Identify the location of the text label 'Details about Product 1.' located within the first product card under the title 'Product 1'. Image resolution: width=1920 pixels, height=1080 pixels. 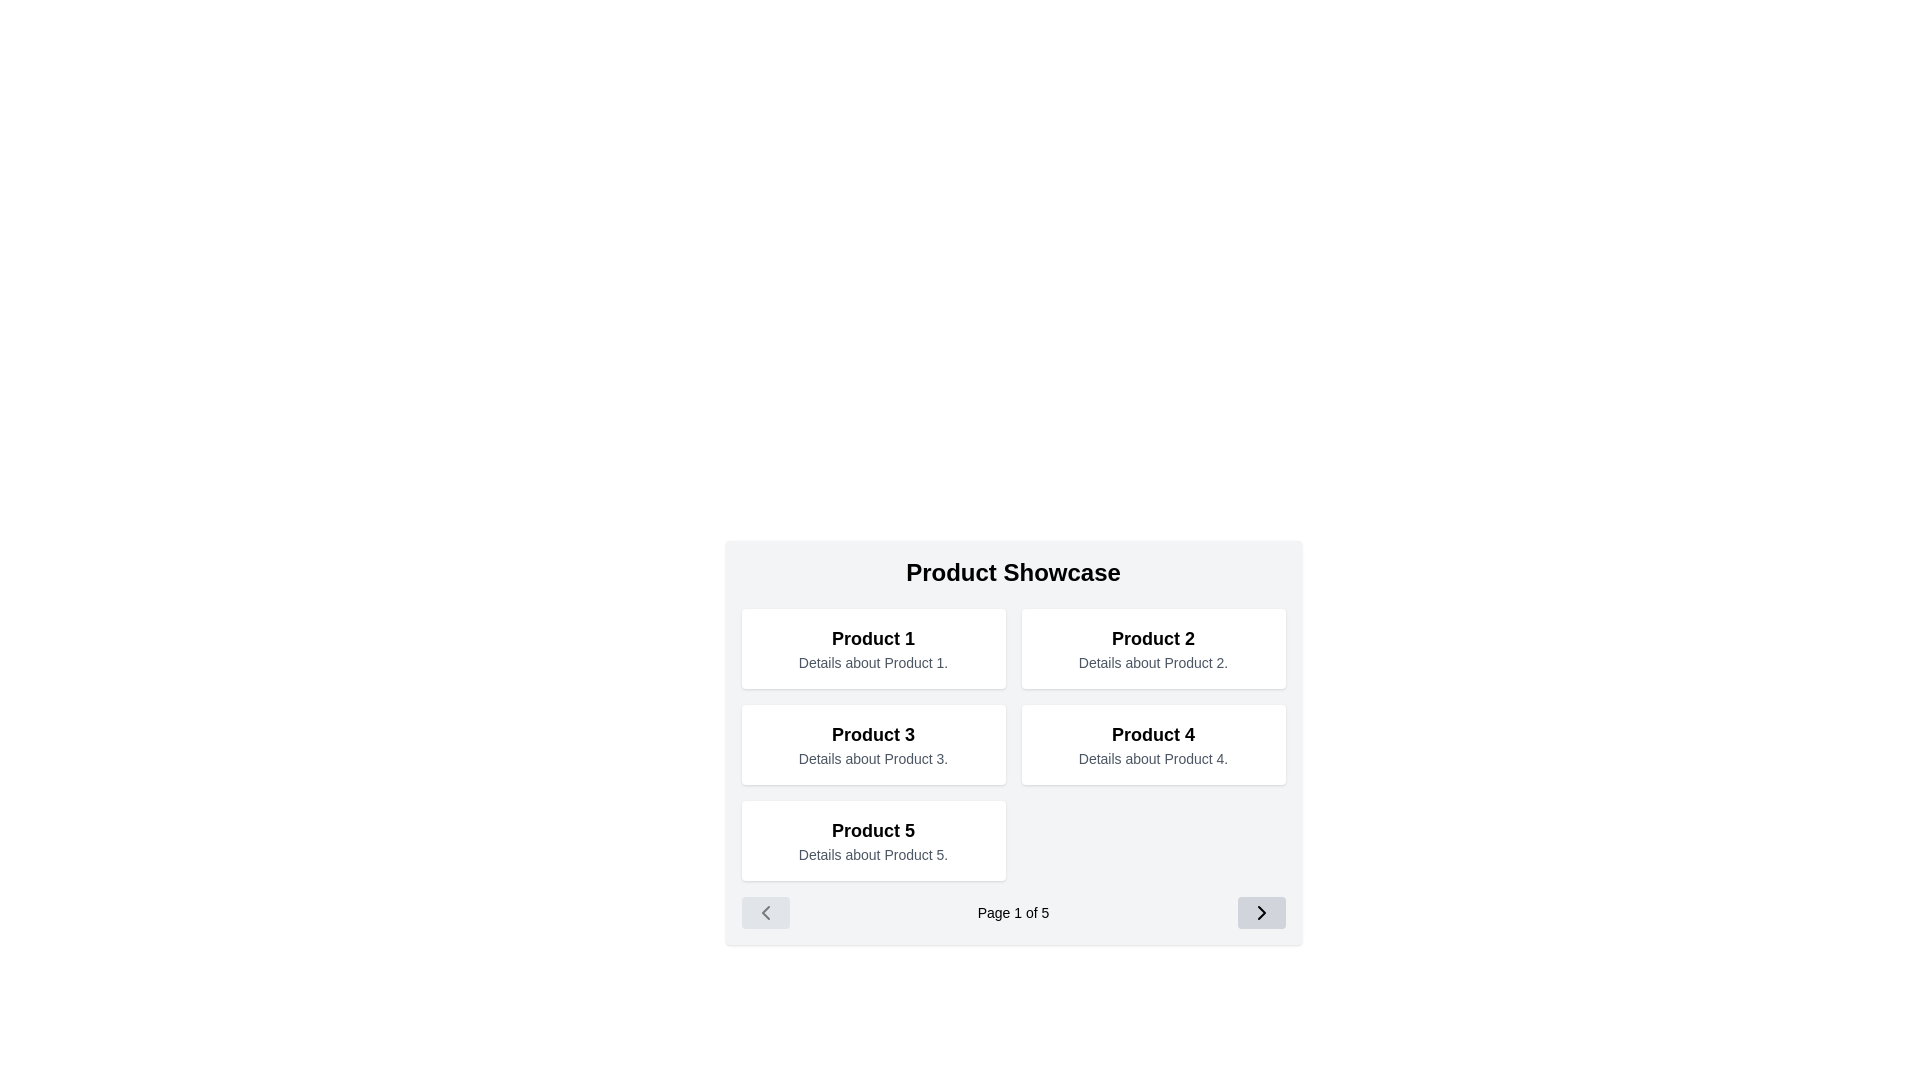
(873, 663).